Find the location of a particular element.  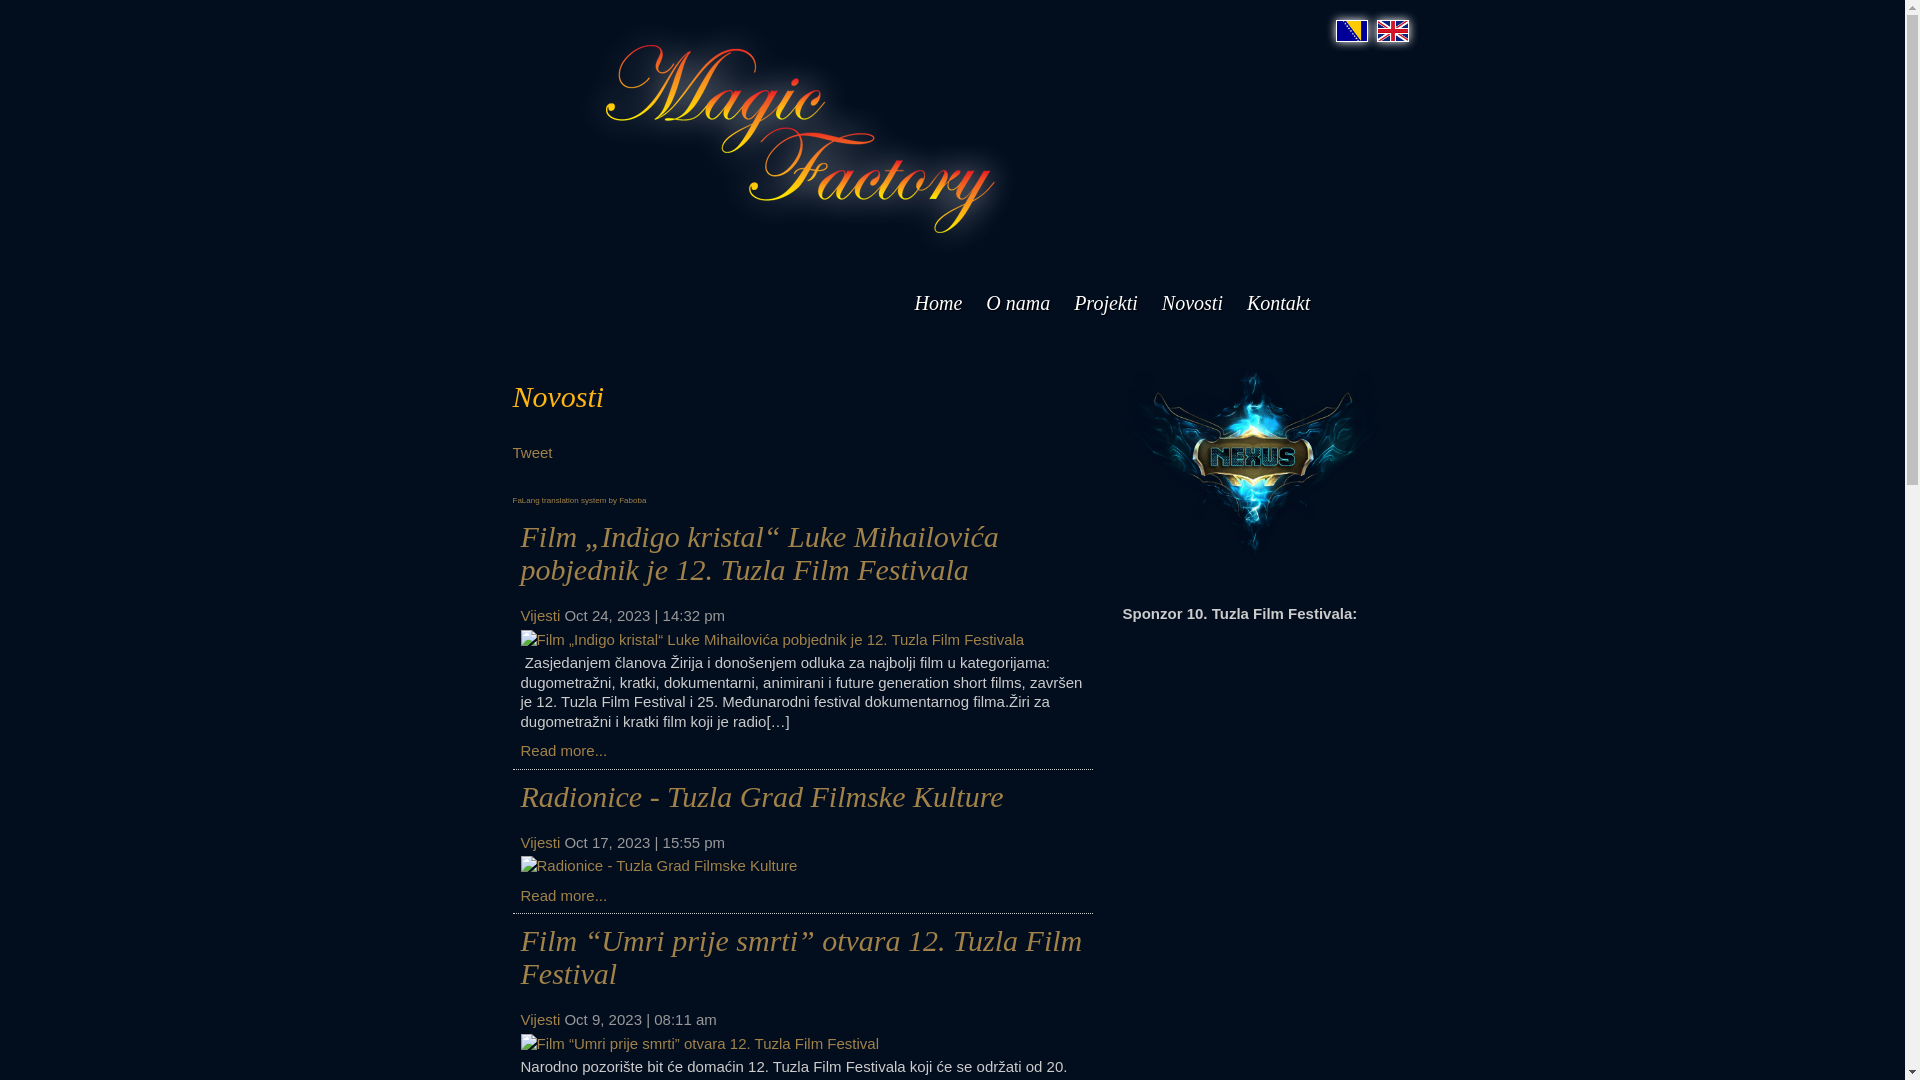

'Novosti' is located at coordinates (1192, 303).